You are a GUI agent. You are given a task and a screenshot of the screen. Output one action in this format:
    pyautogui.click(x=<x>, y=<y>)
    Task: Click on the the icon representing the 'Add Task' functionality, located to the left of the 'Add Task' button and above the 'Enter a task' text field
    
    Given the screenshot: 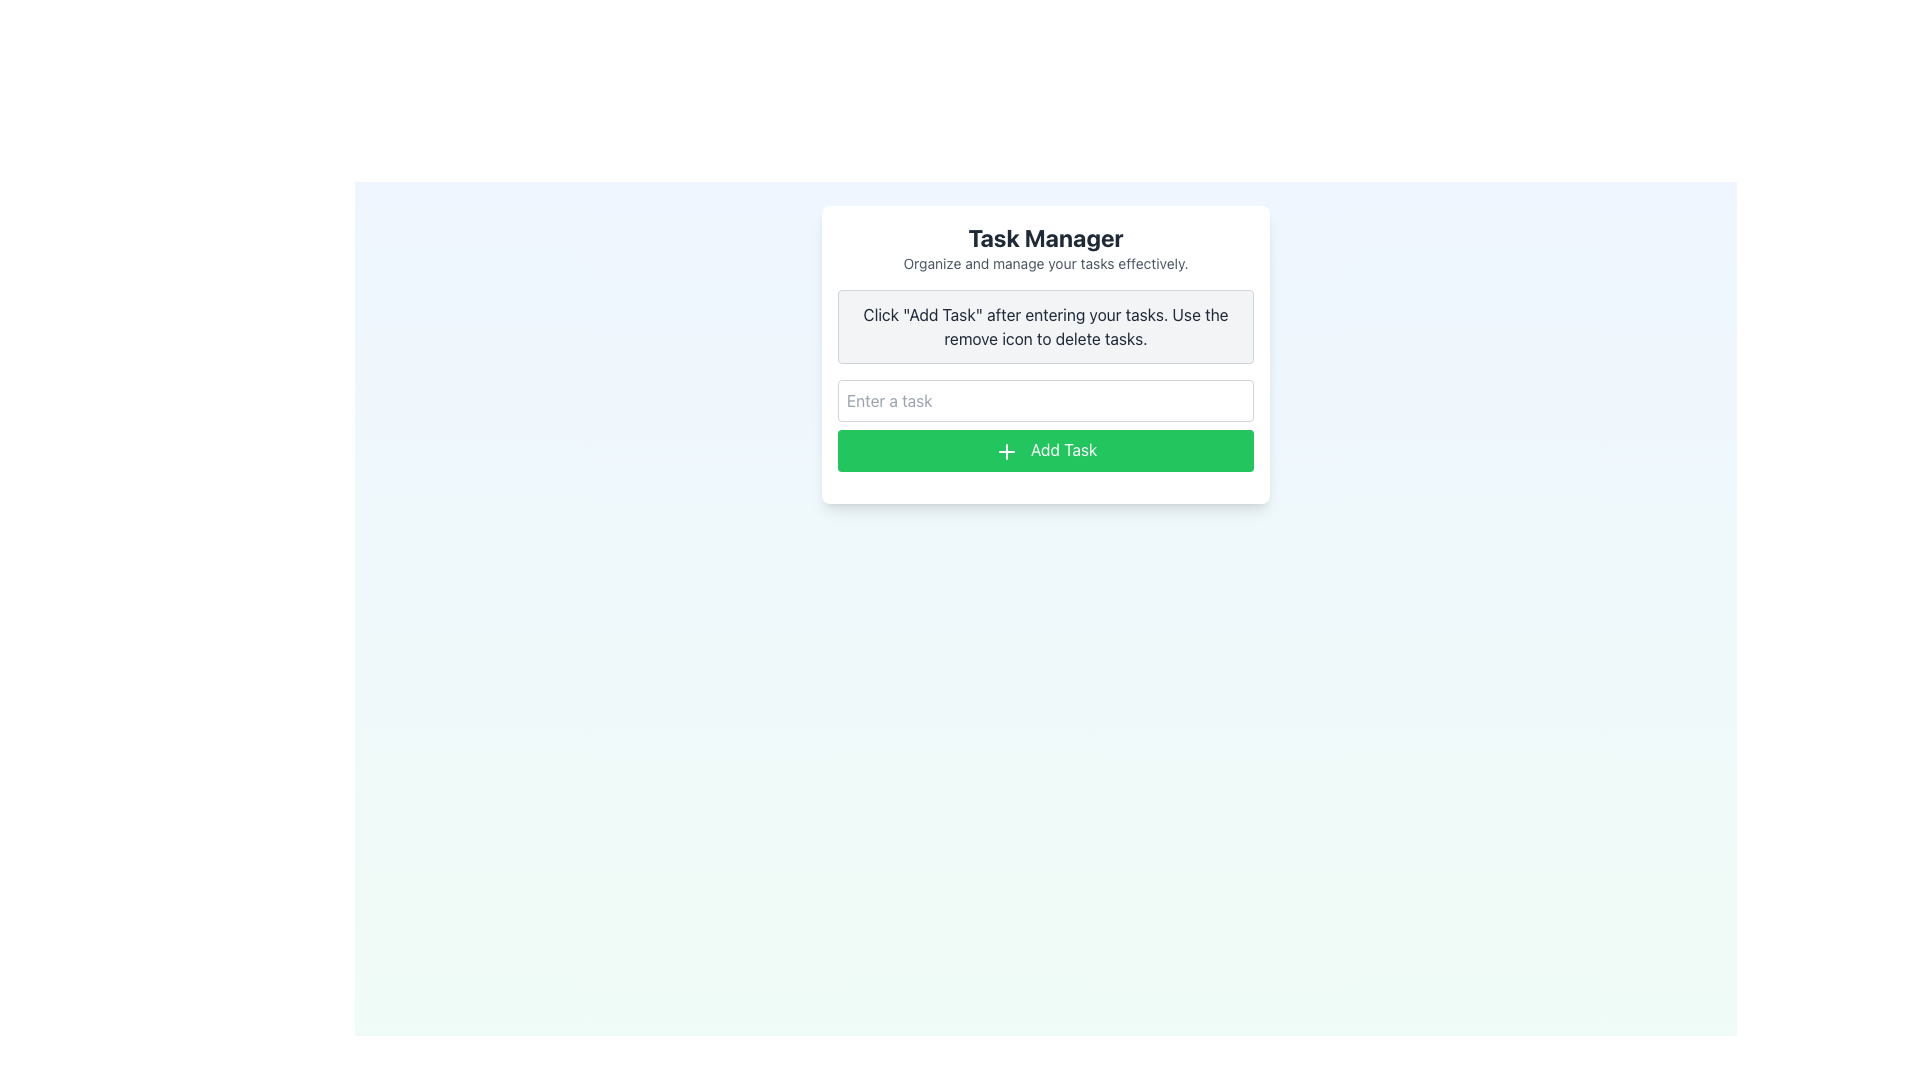 What is the action you would take?
    pyautogui.click(x=1006, y=451)
    